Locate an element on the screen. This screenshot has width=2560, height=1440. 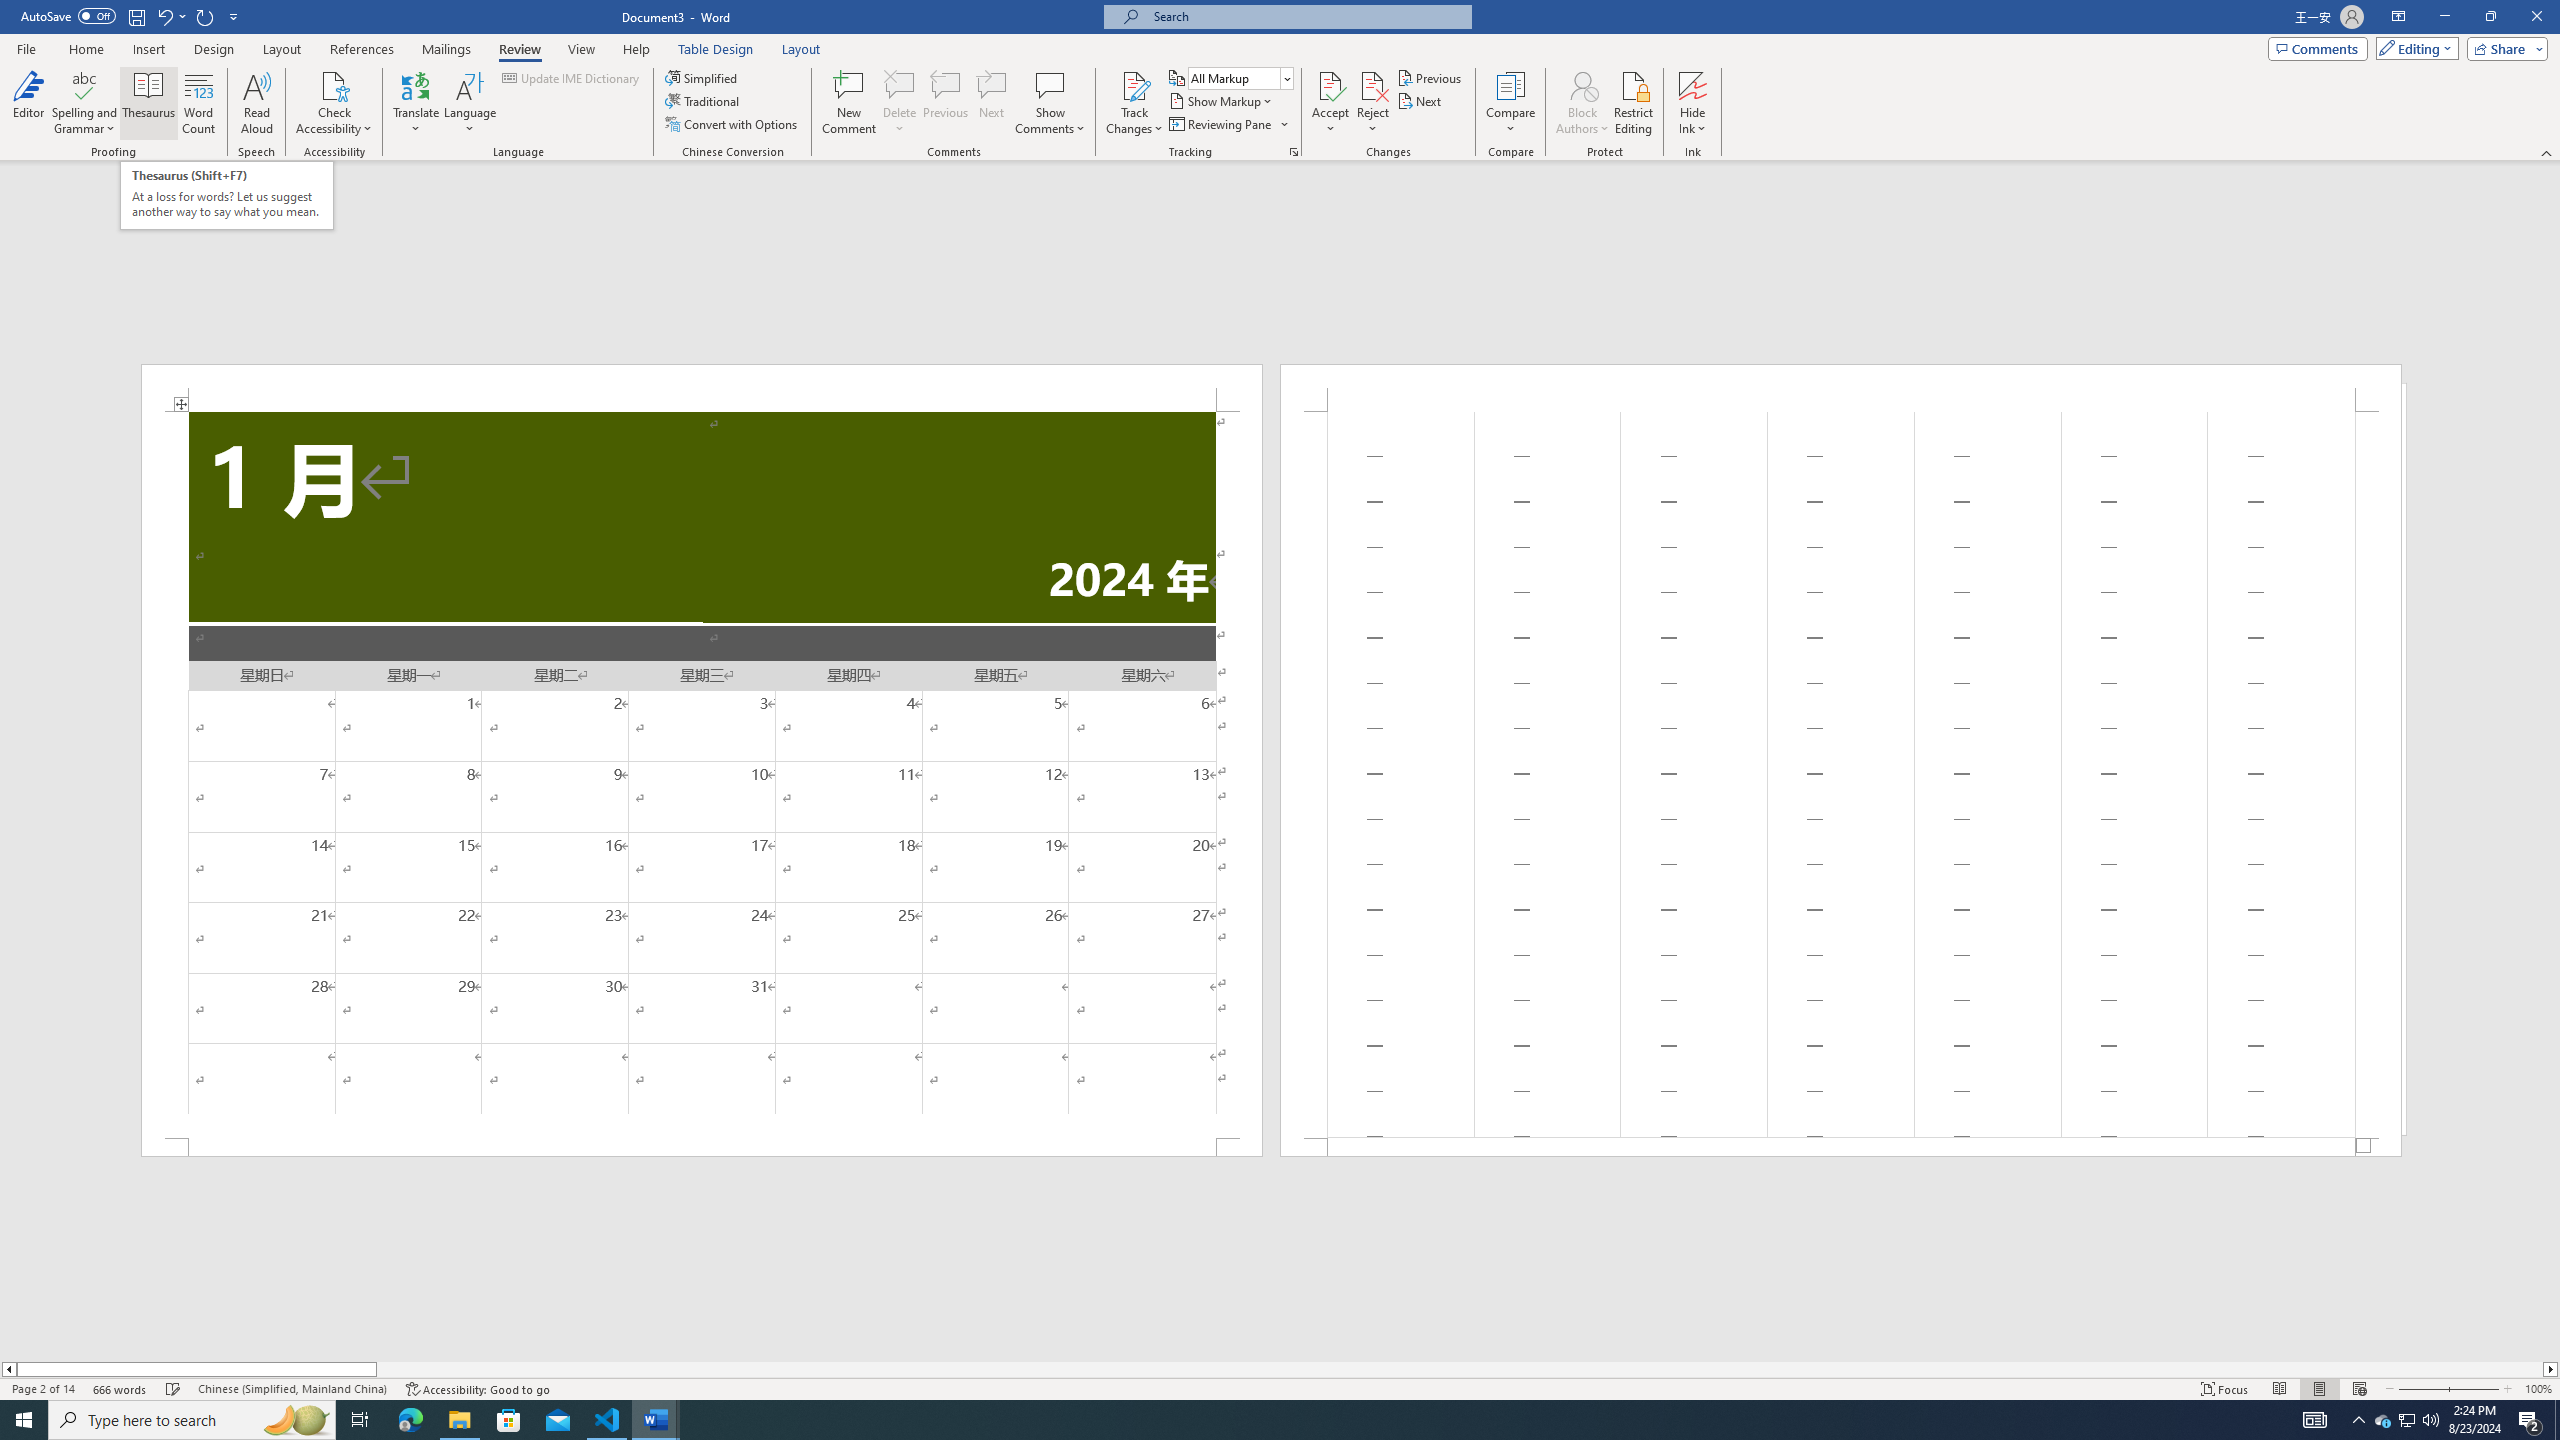
'Change Tracking Options...' is located at coordinates (1293, 150).